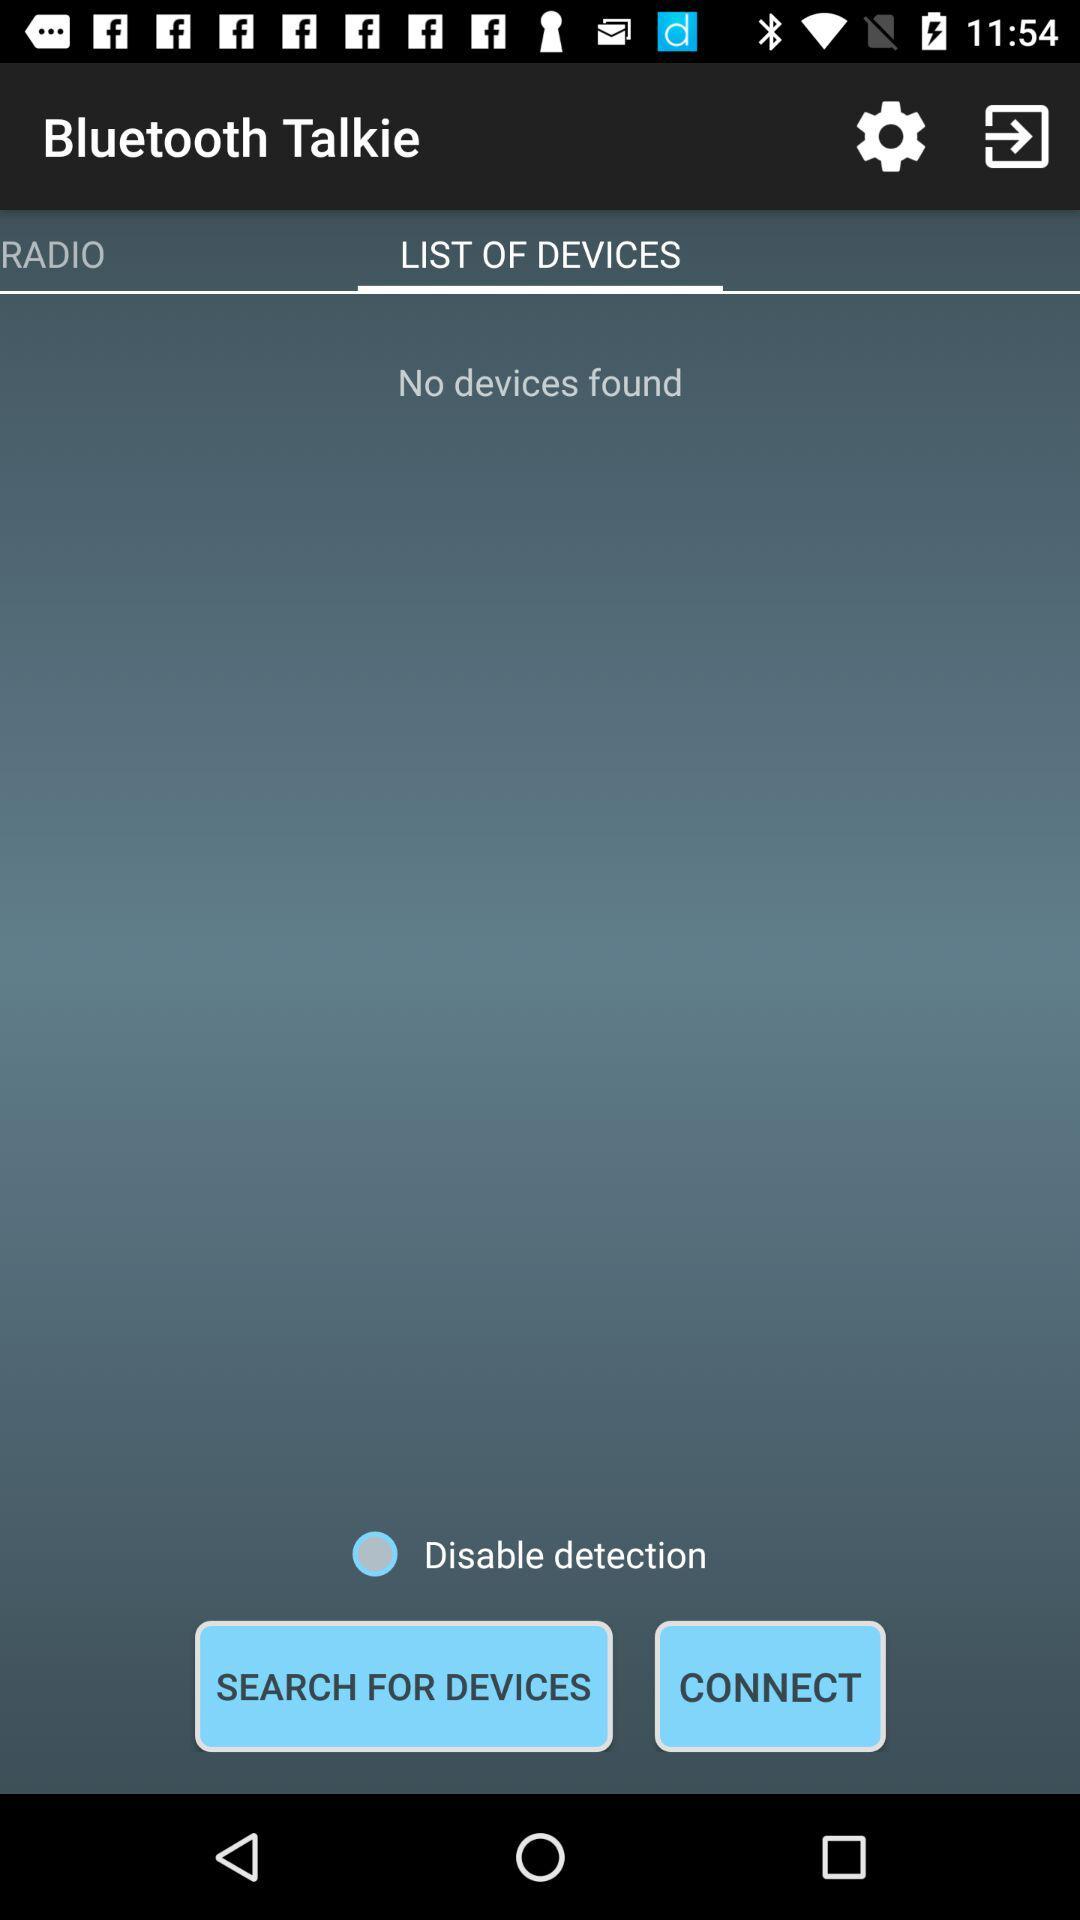  What do you see at coordinates (890, 135) in the screenshot?
I see `the icon to the right of the bluetooth talkie` at bounding box center [890, 135].